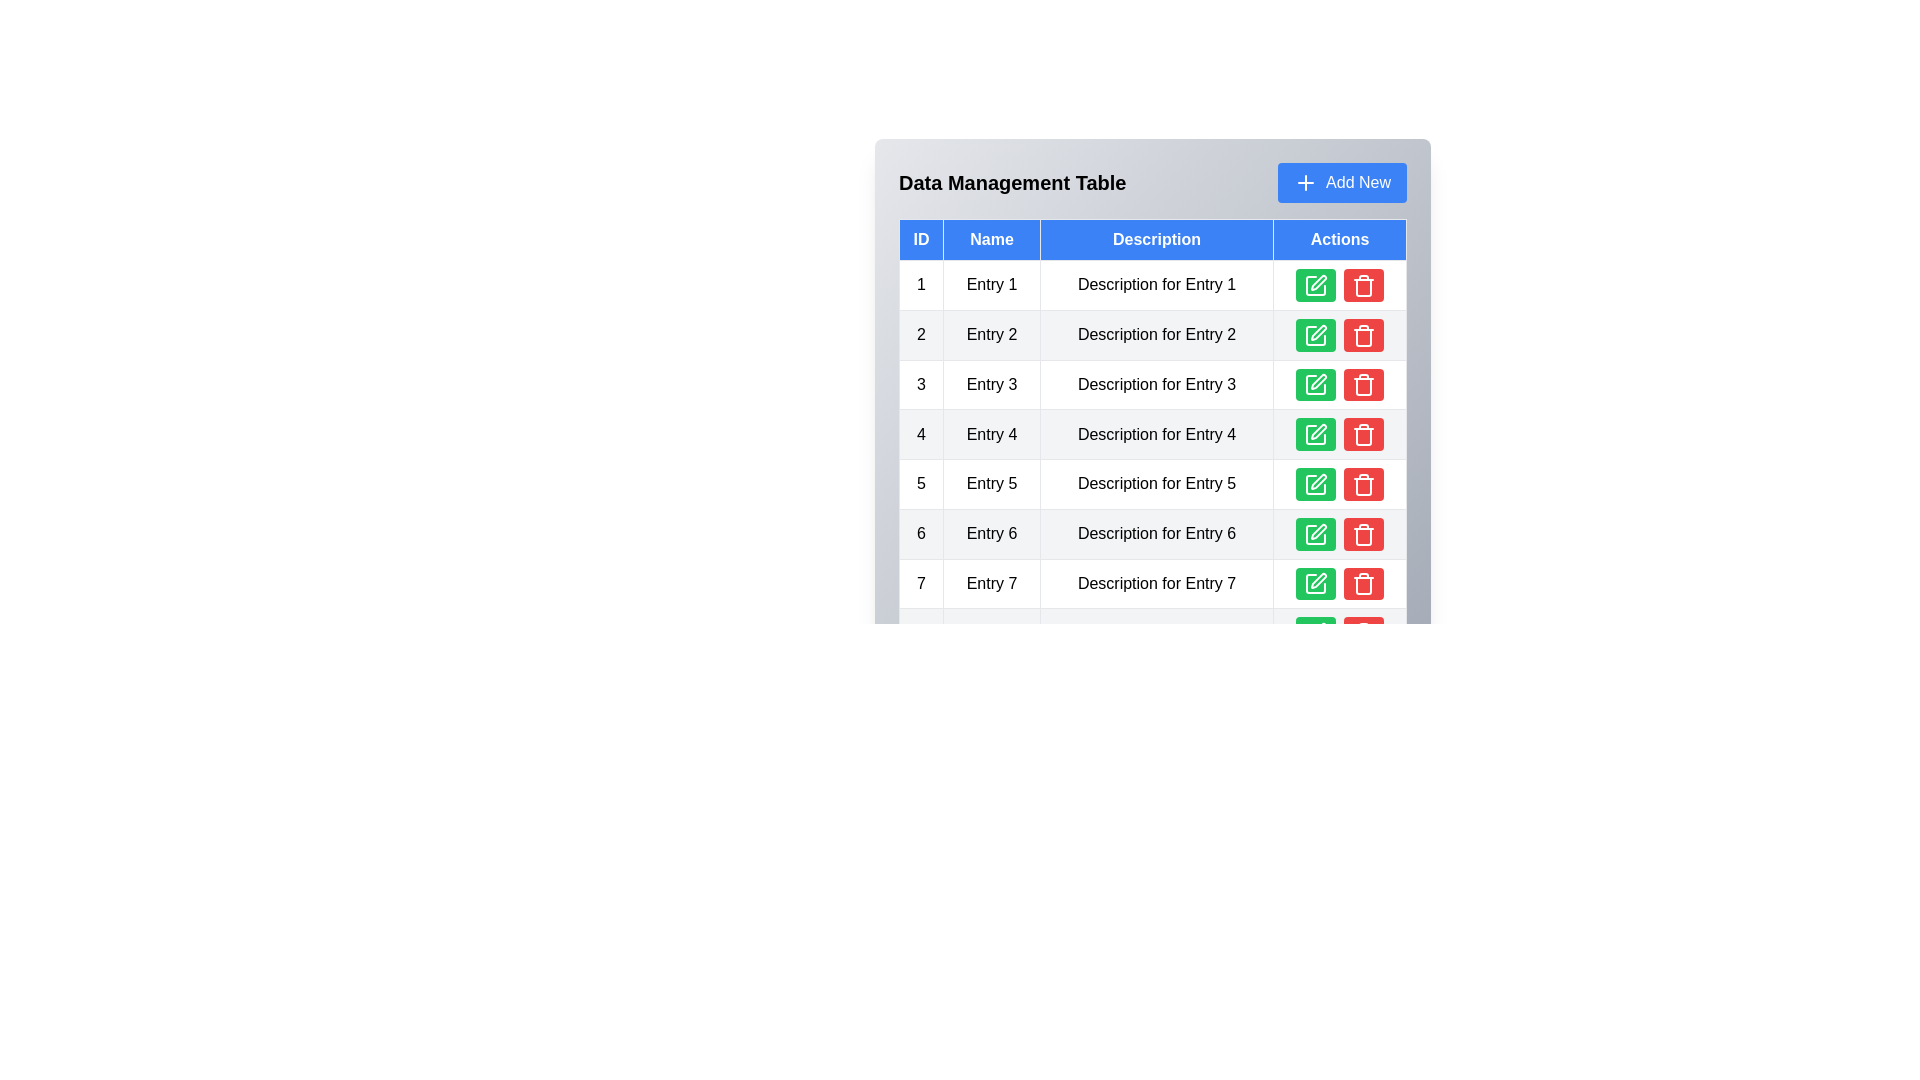 This screenshot has height=1080, width=1920. I want to click on the column header labeled Actions to sort the table by that column, so click(1339, 238).